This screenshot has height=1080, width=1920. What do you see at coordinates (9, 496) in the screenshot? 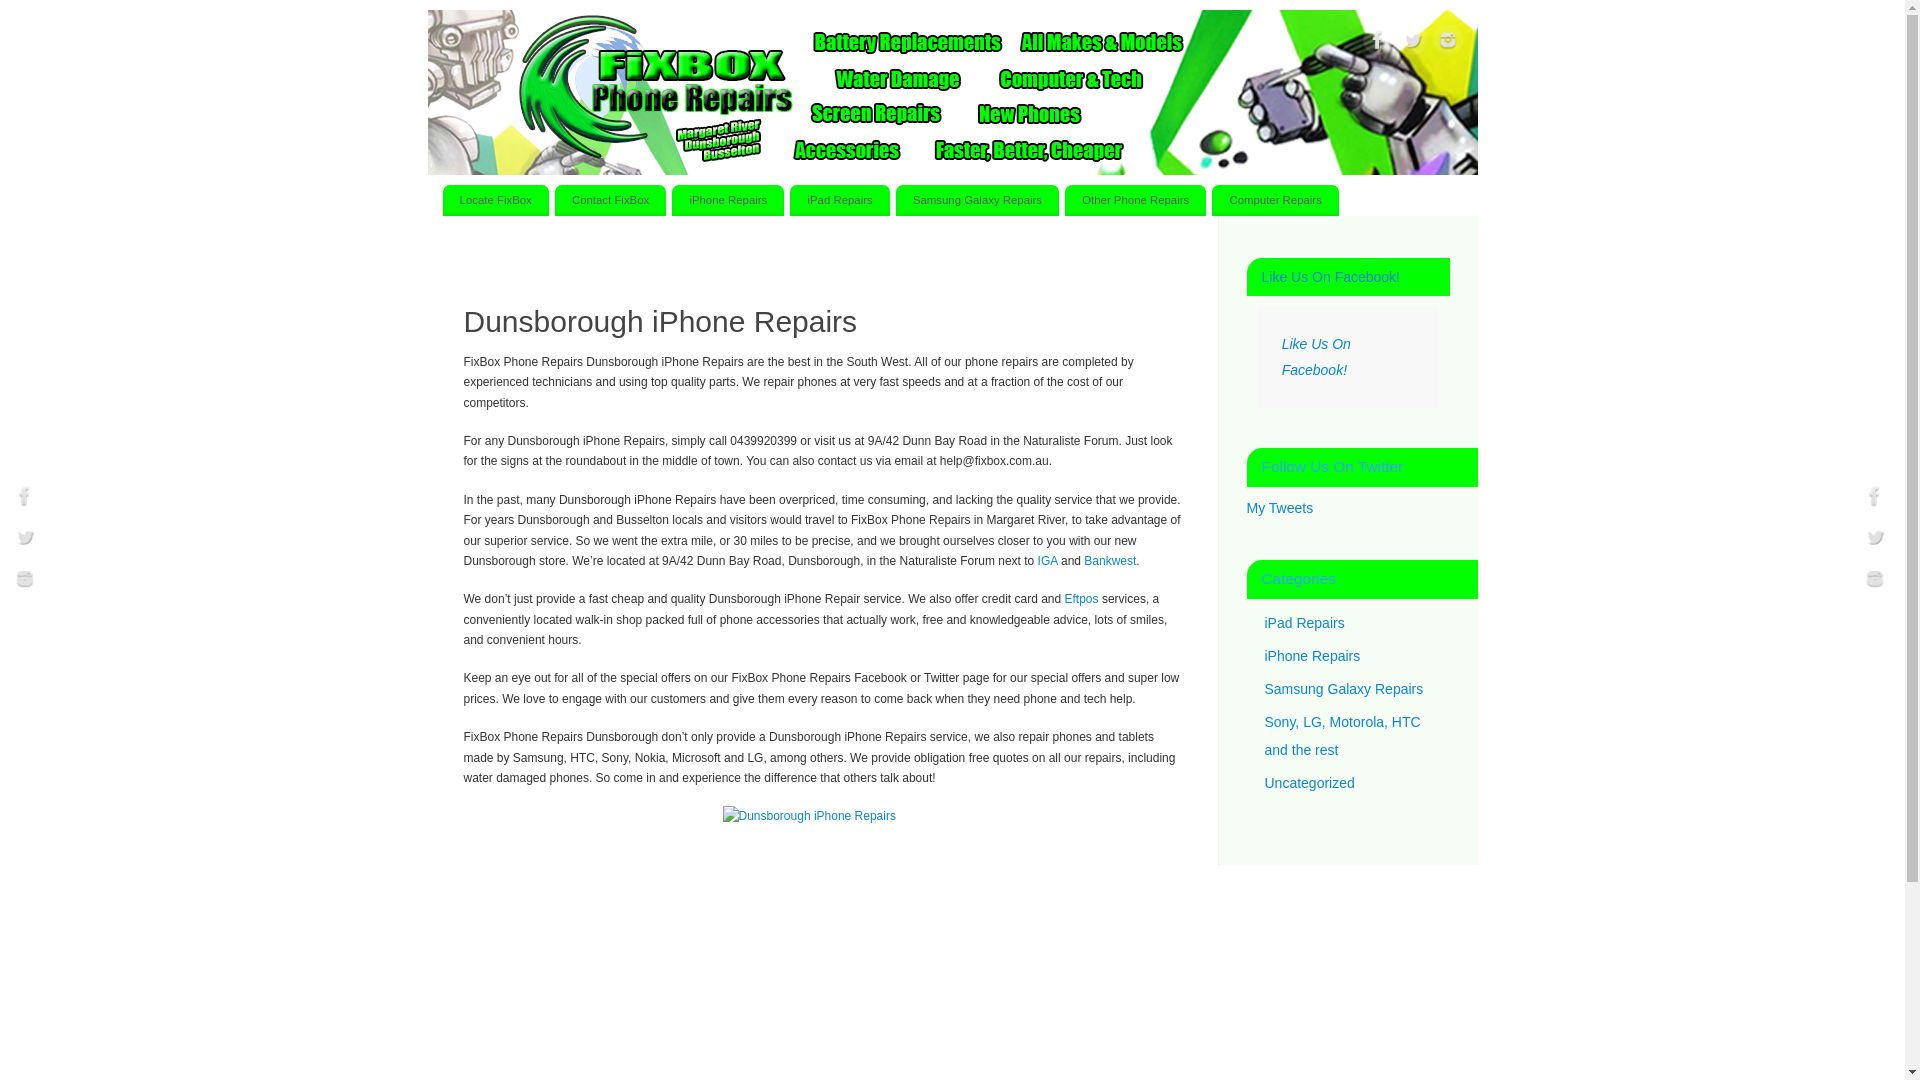
I see `'Facebook'` at bounding box center [9, 496].